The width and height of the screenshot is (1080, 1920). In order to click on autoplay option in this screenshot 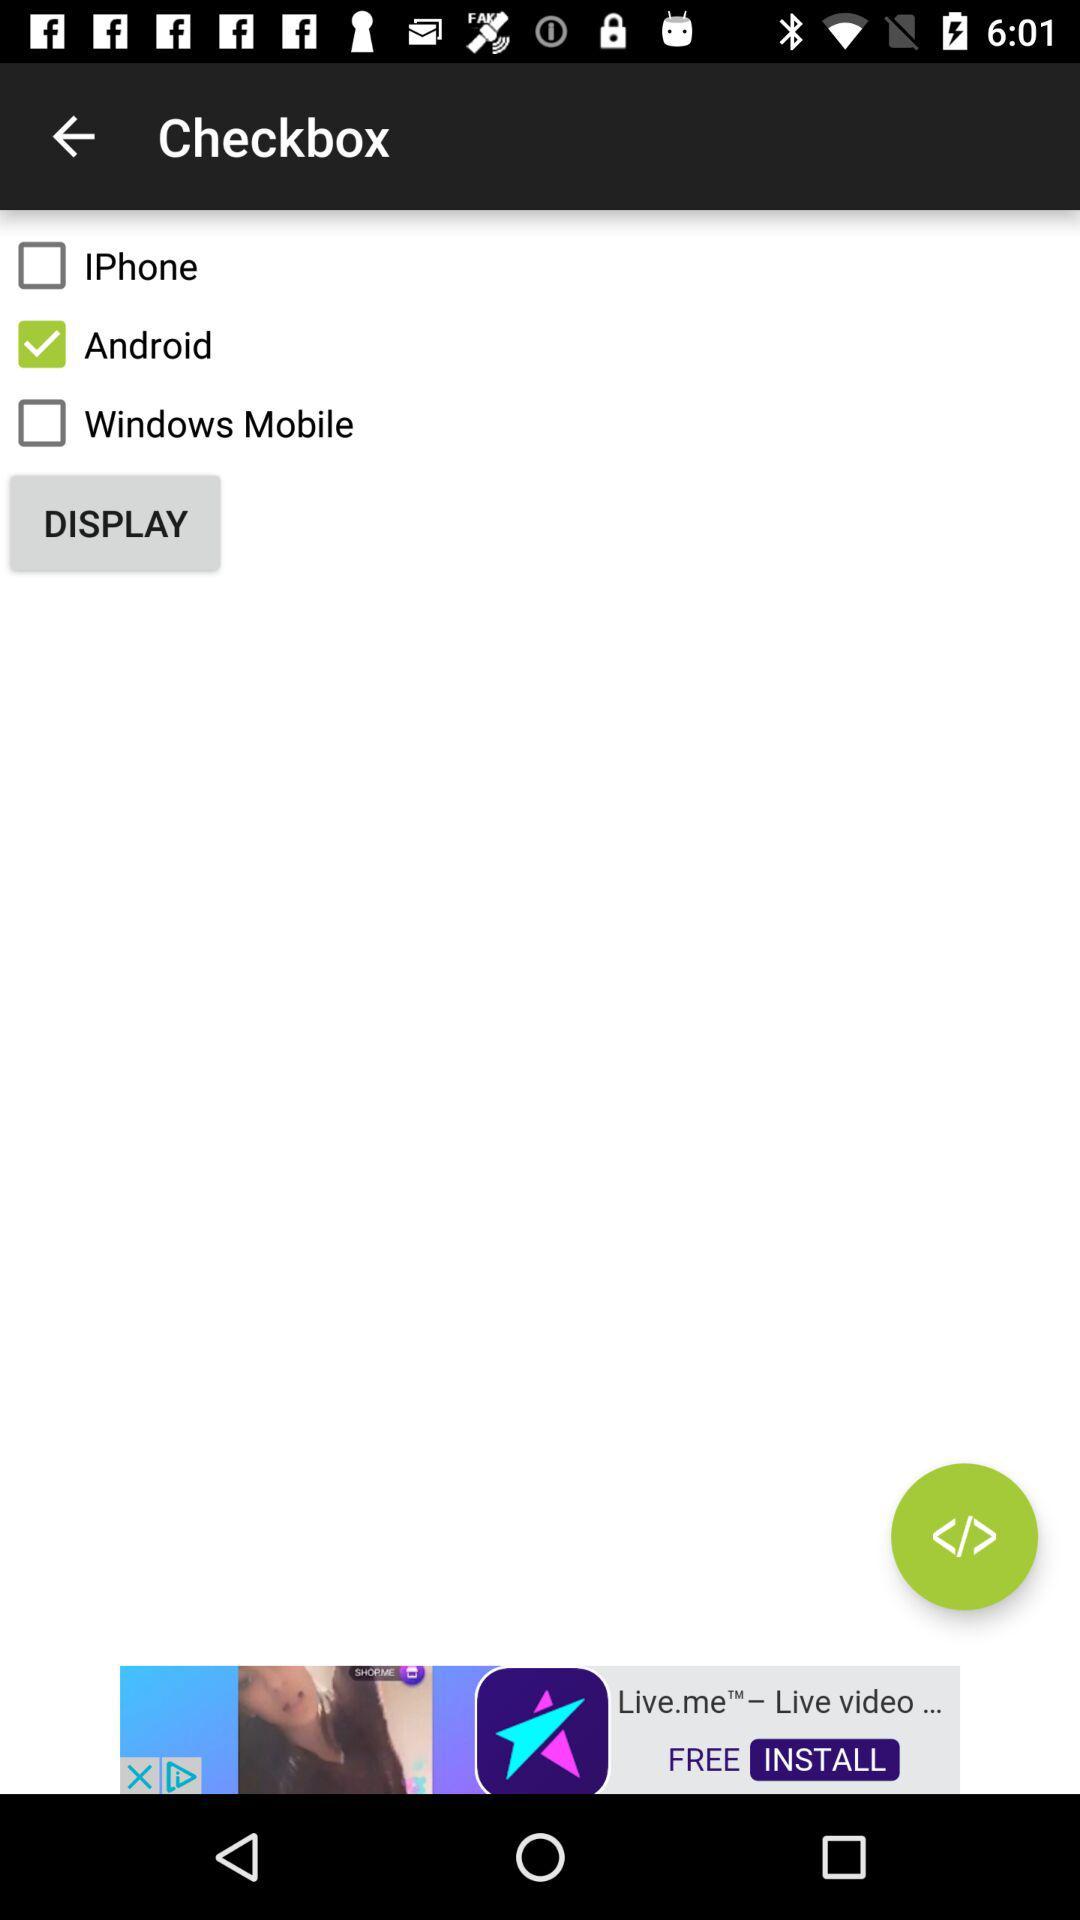, I will do `click(963, 1535)`.